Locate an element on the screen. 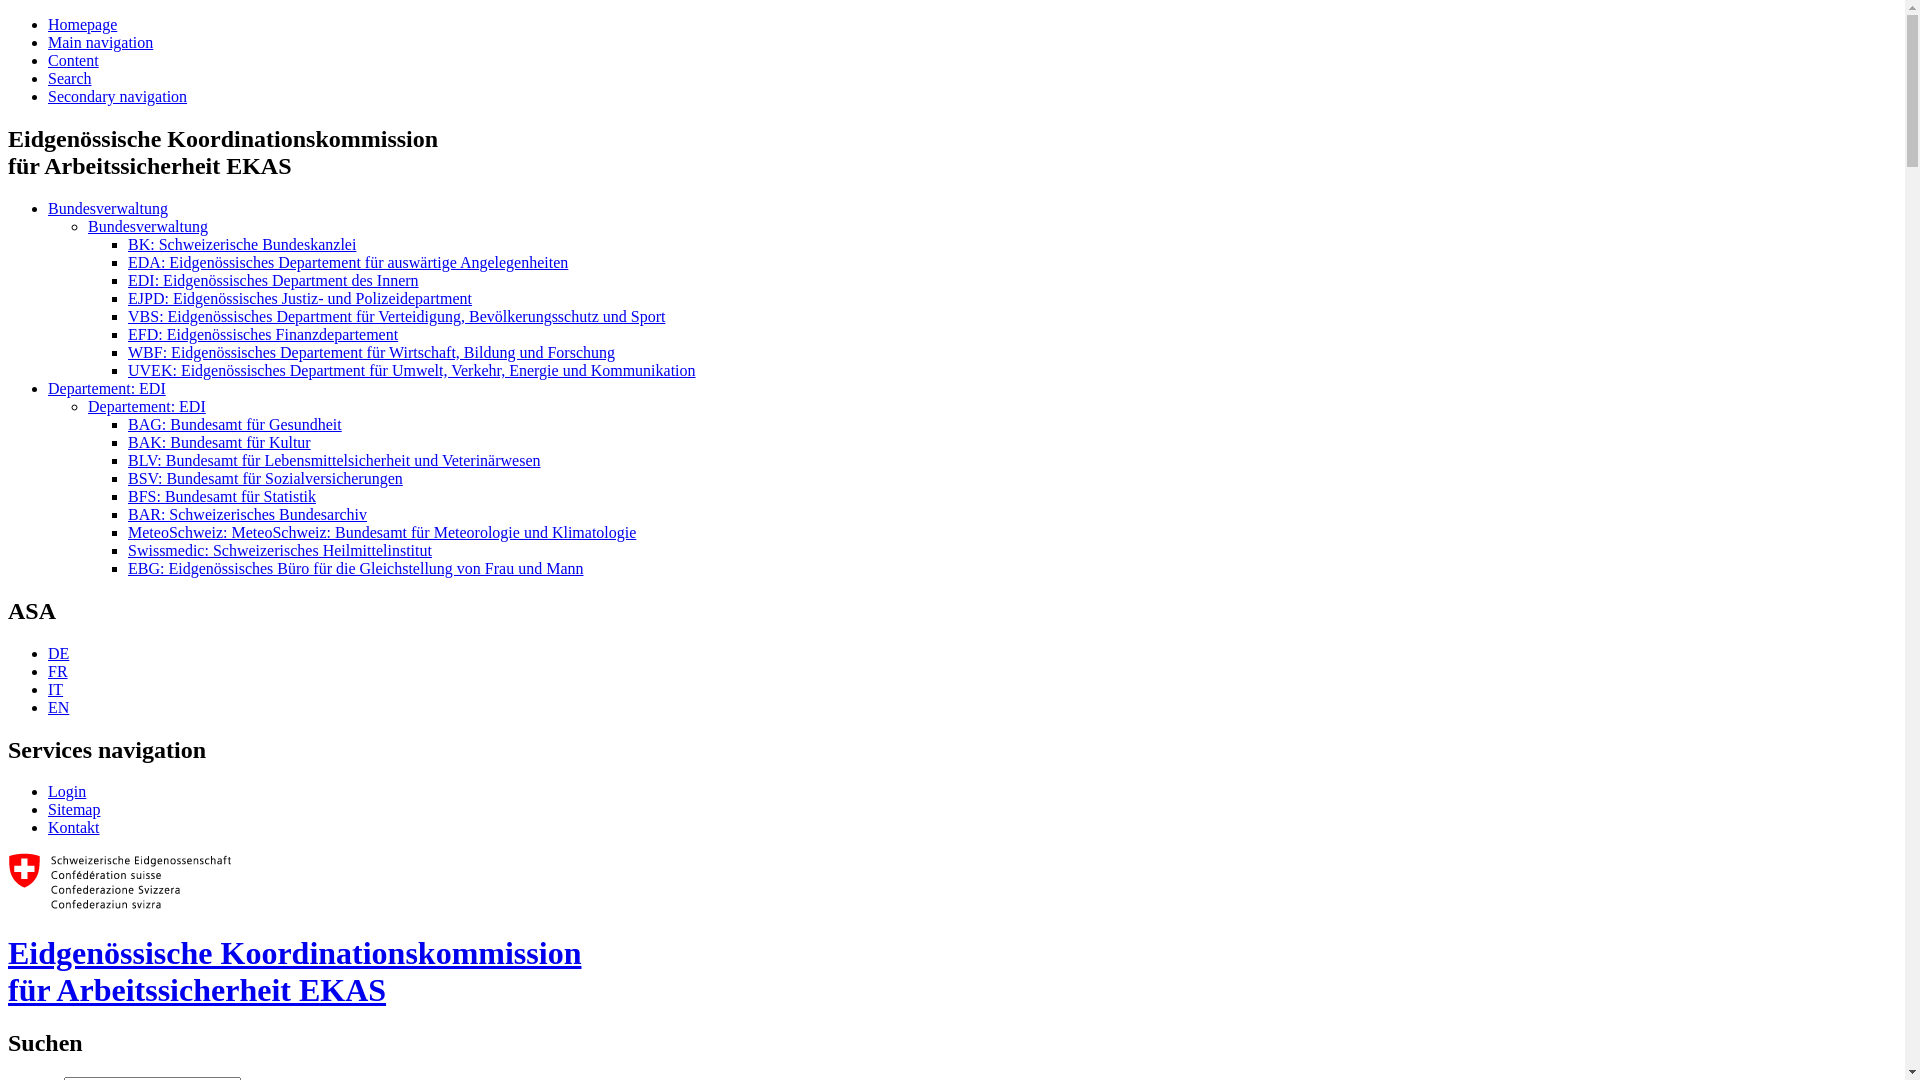 The height and width of the screenshot is (1080, 1920). 'Swissmedic: Schweizerisches Heilmittelinstitut' is located at coordinates (127, 550).